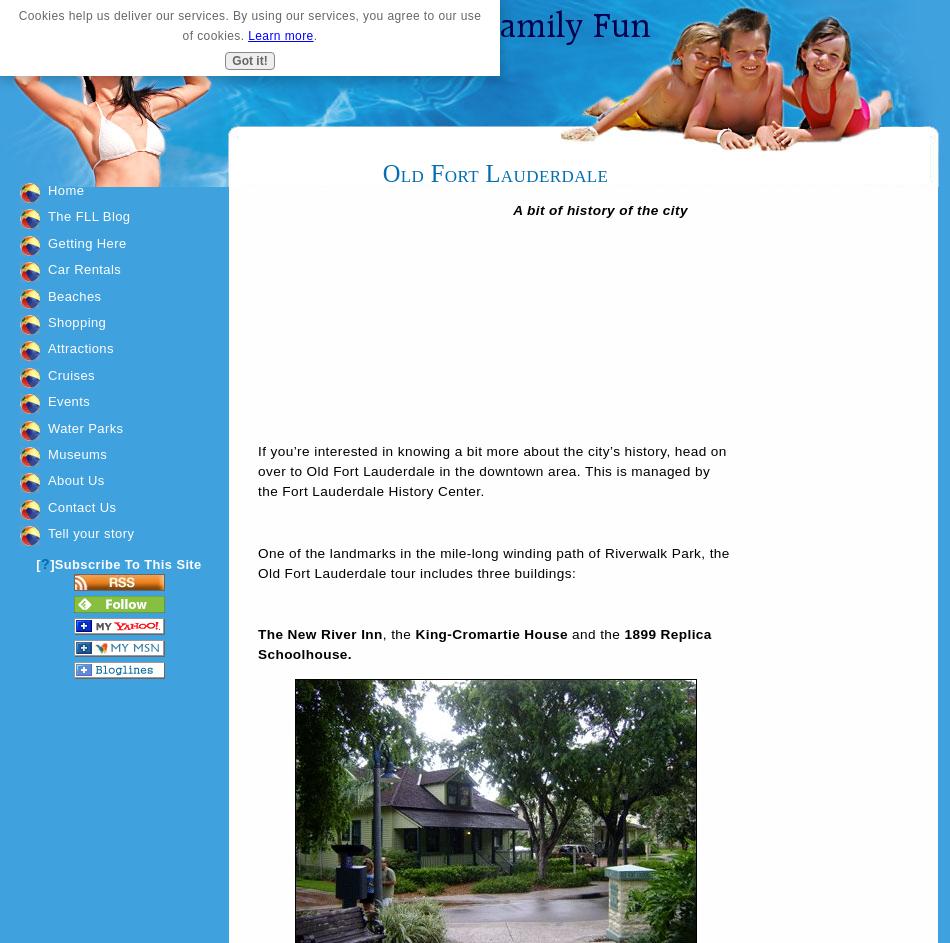  I want to click on 'Beaches', so click(74, 294).